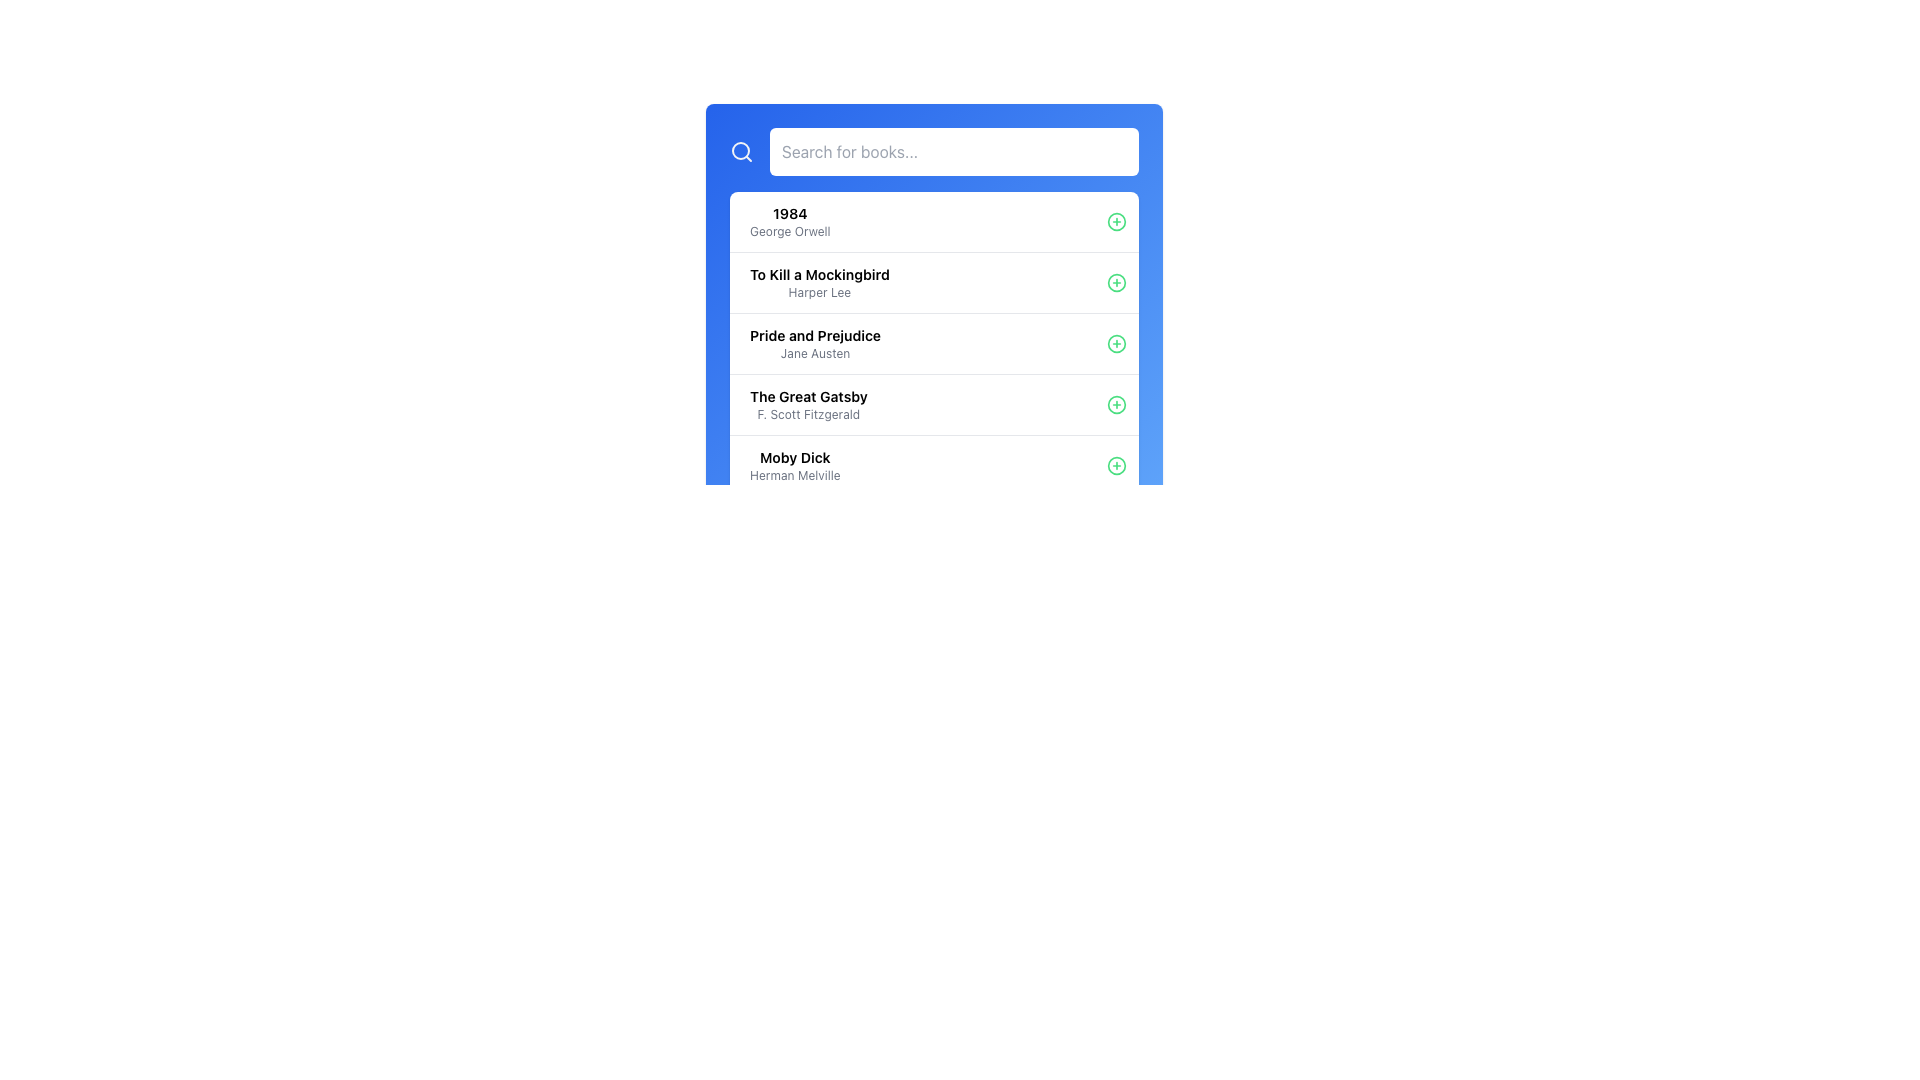 Image resolution: width=1920 pixels, height=1080 pixels. What do you see at coordinates (933, 342) in the screenshot?
I see `the third list item displaying a book title and author, located between 'To Kill a Mockingbird' and 'The Great Gatsby'` at bounding box center [933, 342].